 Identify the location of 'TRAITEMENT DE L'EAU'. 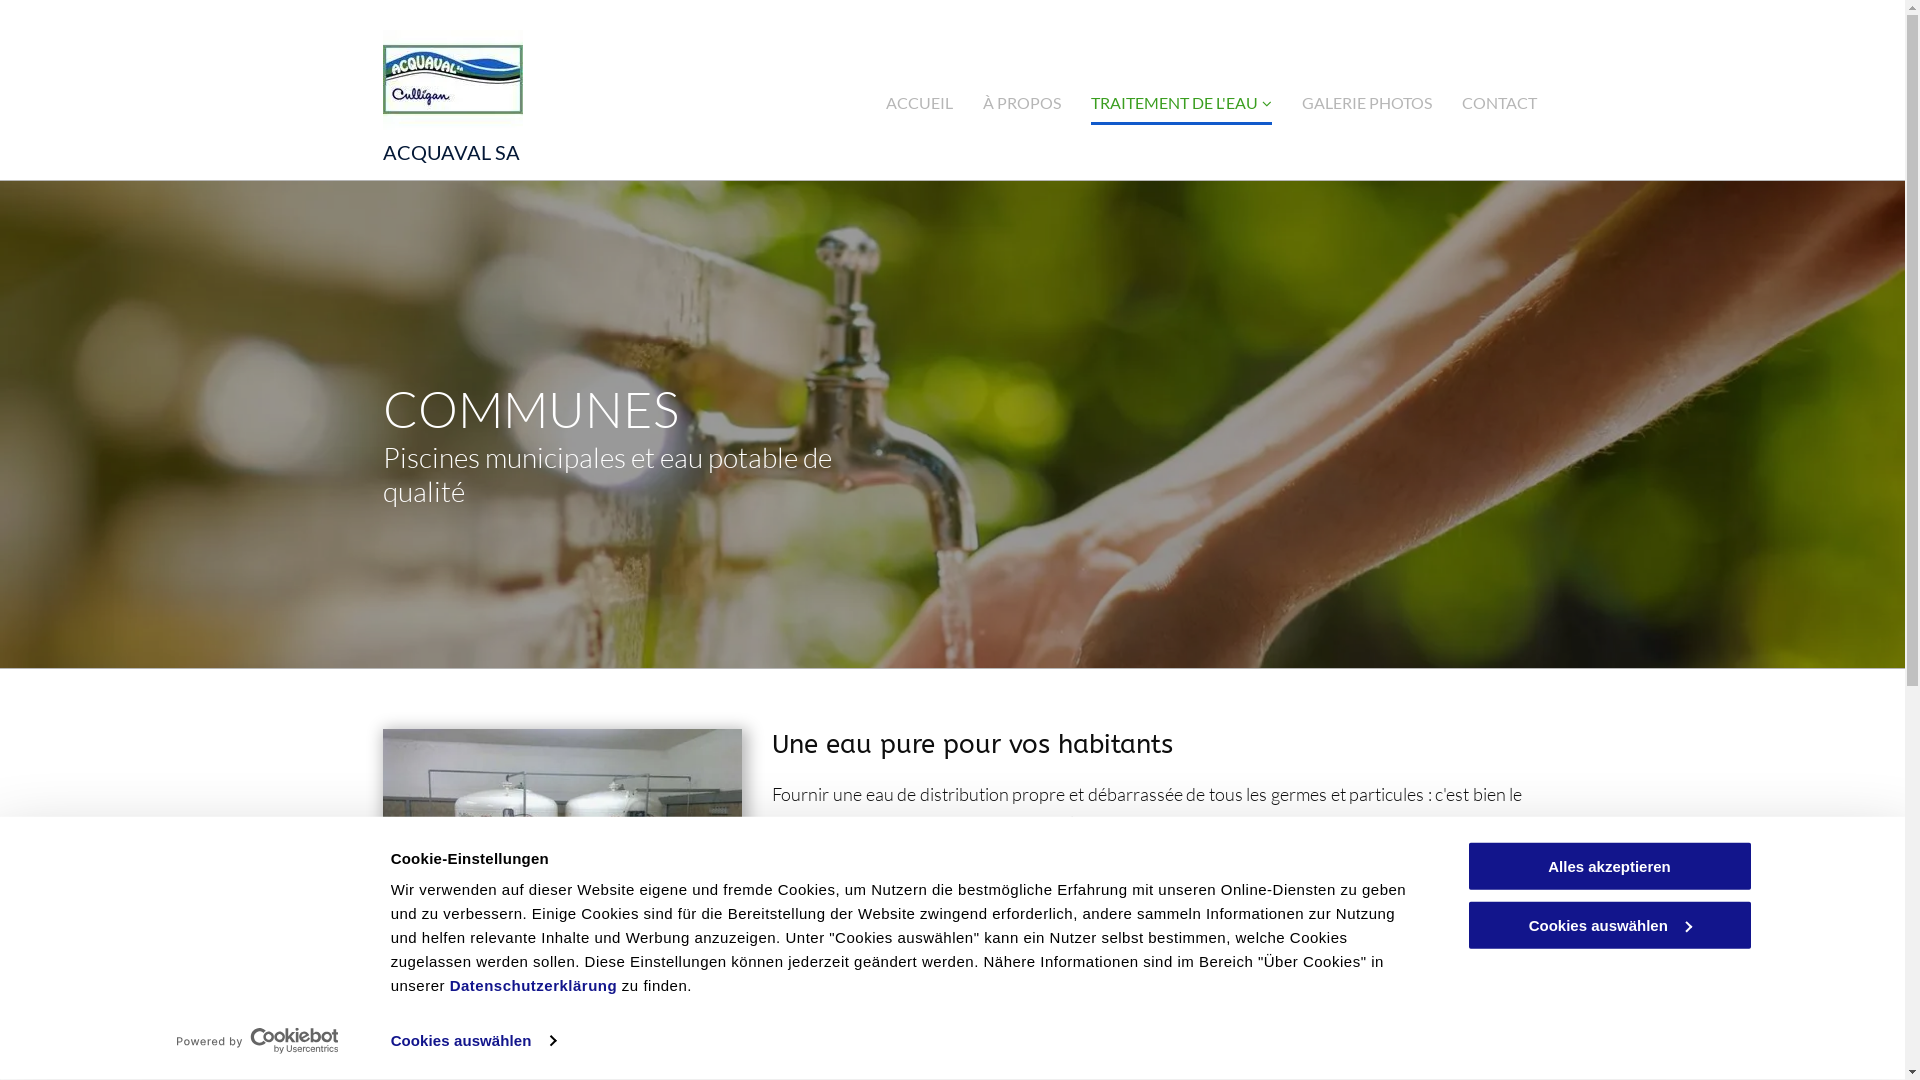
(1181, 101).